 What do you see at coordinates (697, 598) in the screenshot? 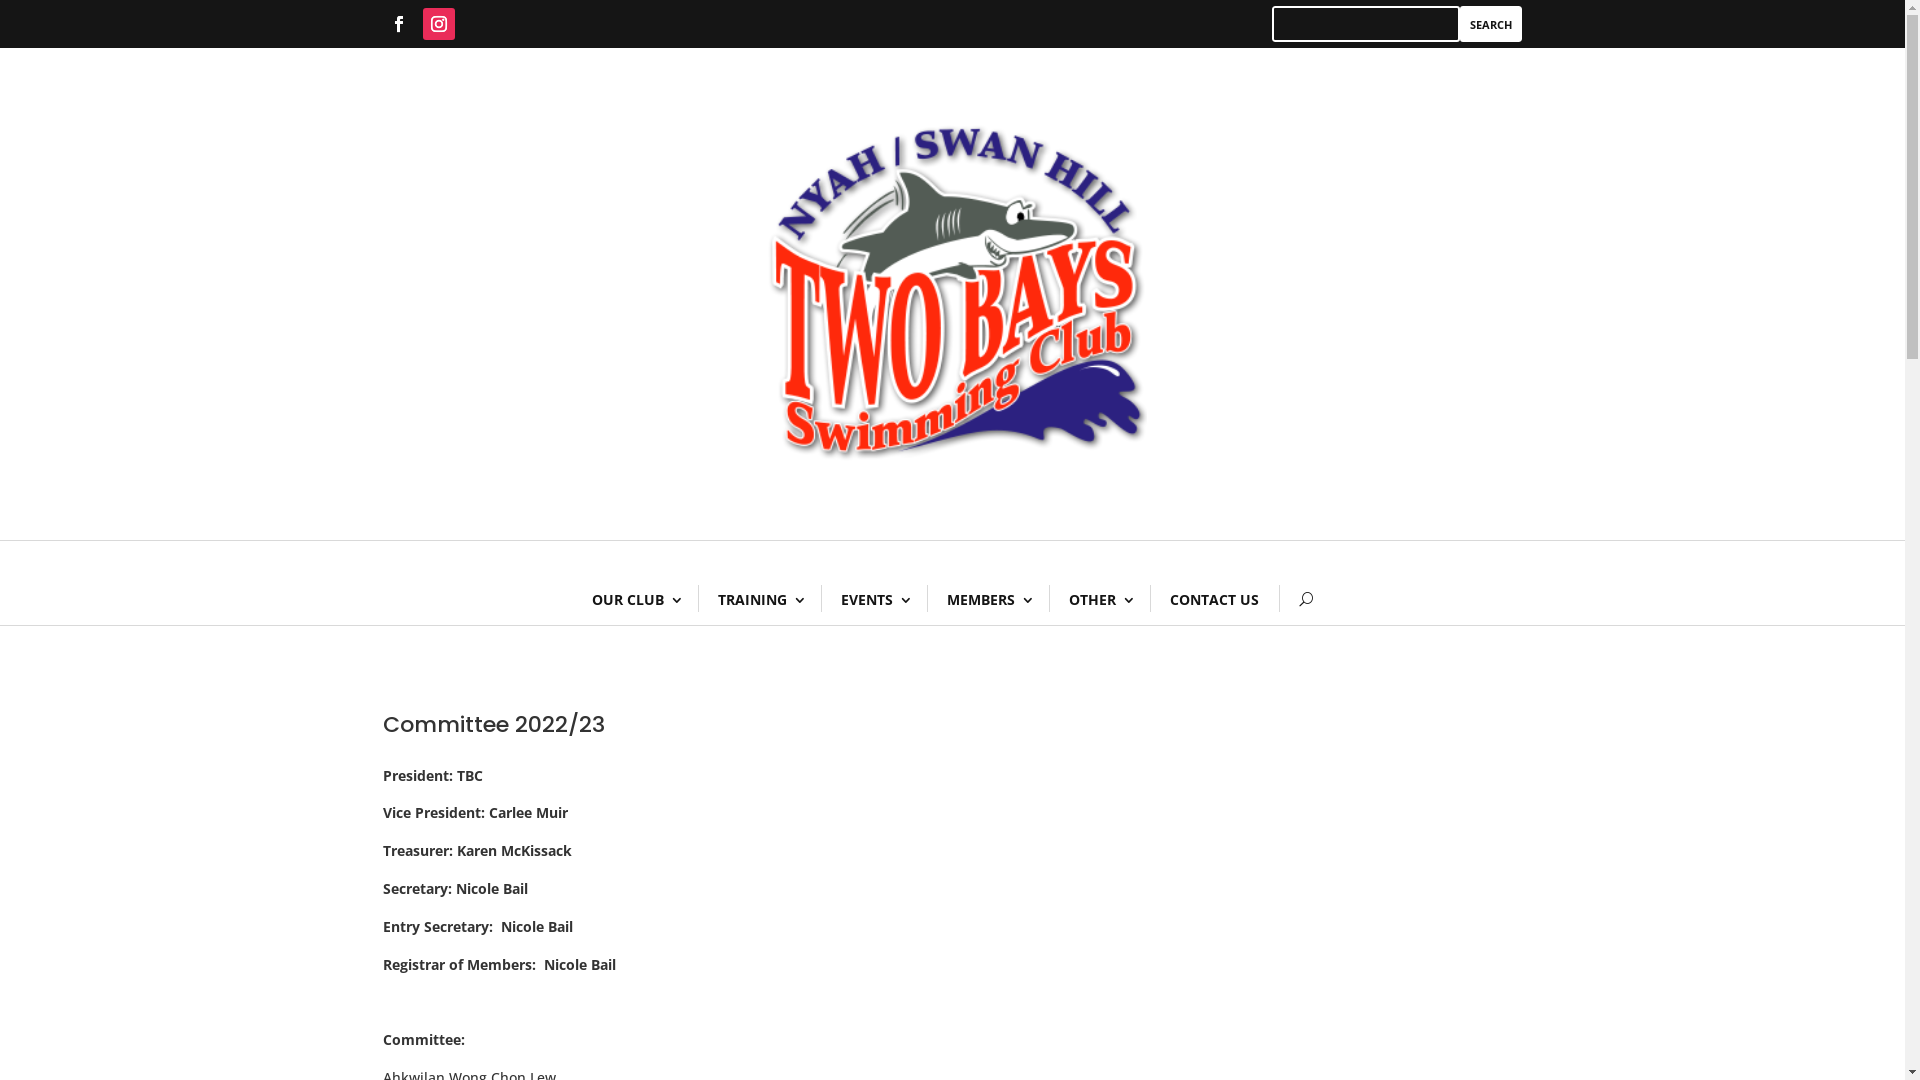
I see `'TRAINING'` at bounding box center [697, 598].